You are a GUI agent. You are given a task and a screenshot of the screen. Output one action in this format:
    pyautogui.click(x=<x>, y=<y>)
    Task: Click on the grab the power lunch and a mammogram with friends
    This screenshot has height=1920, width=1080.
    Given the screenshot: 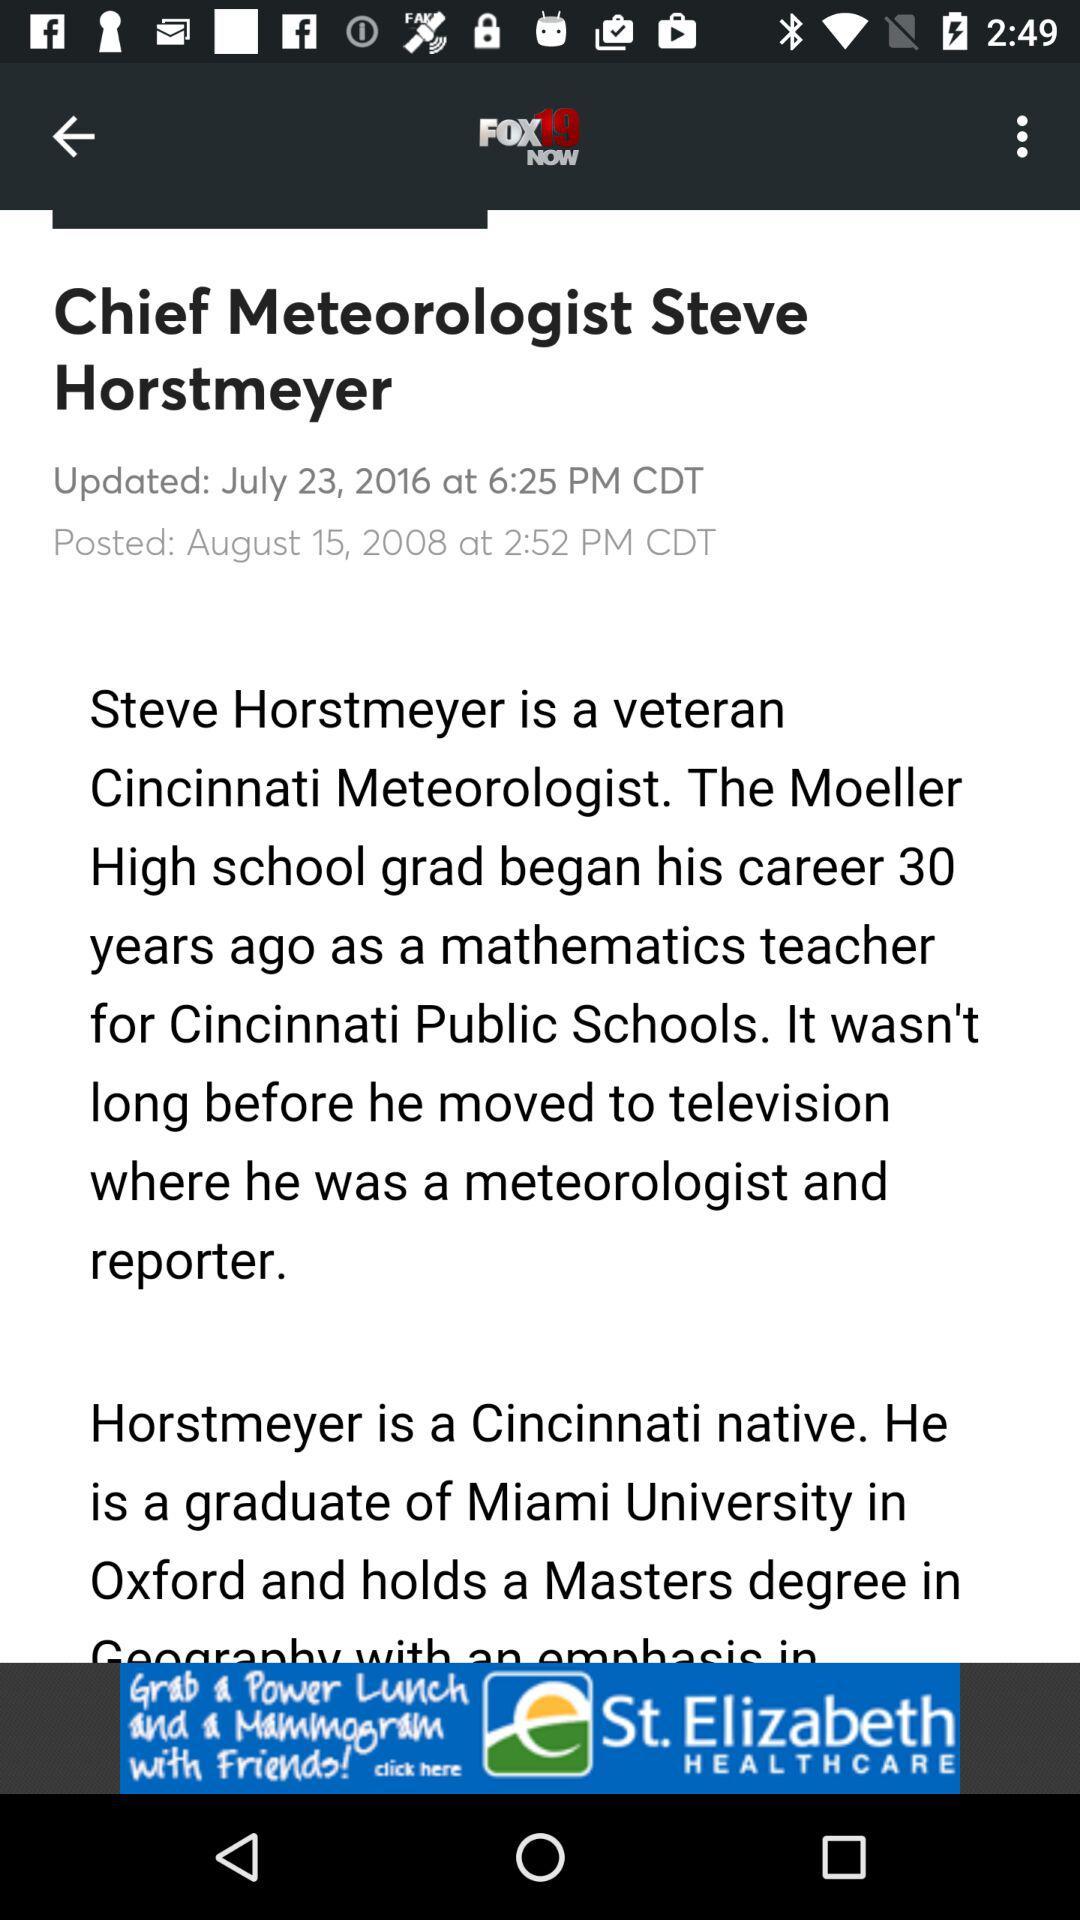 What is the action you would take?
    pyautogui.click(x=540, y=1727)
    